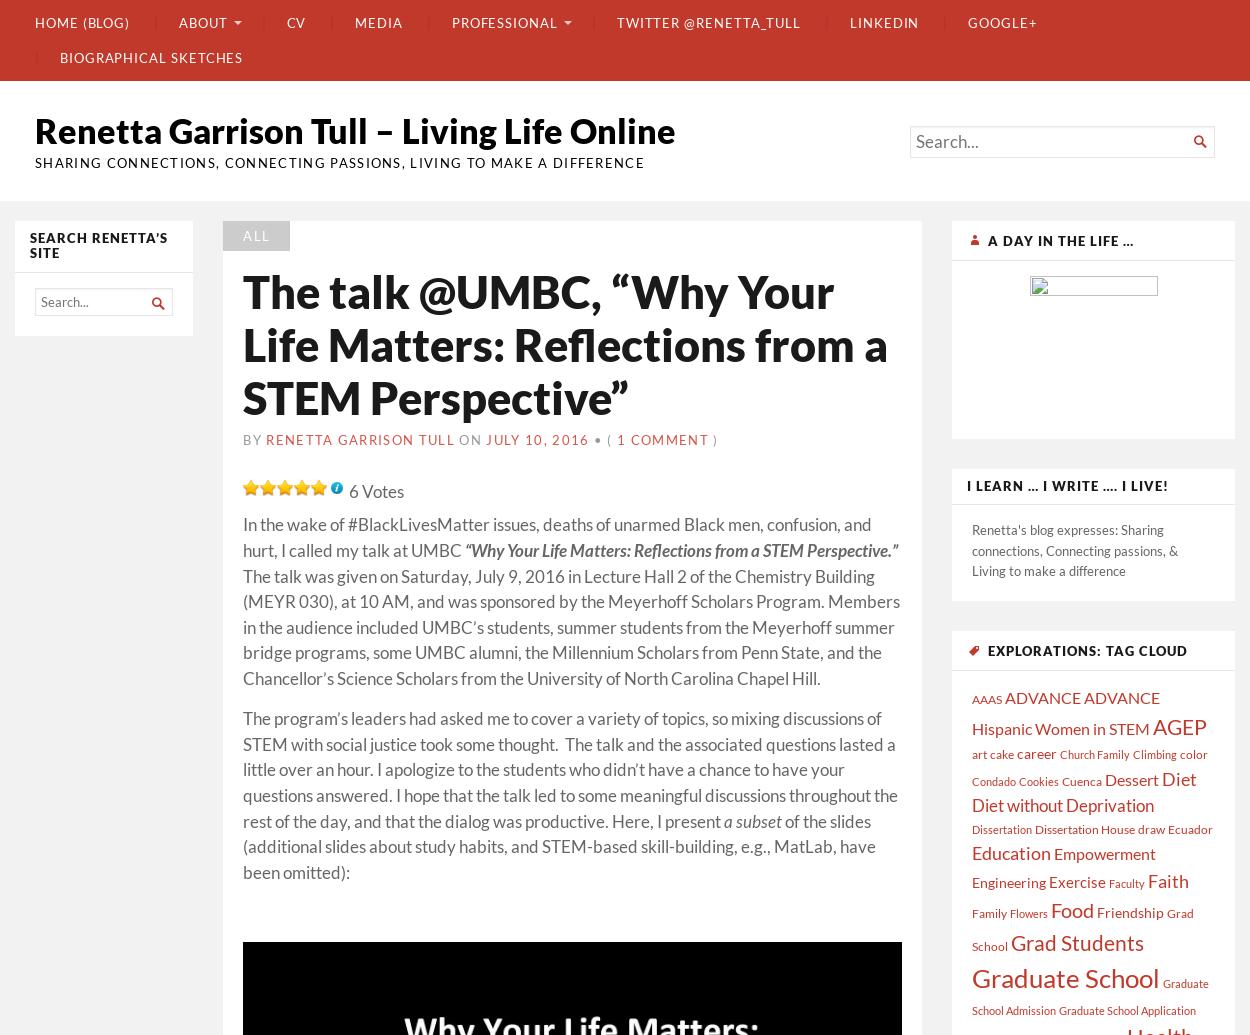 Image resolution: width=1250 pixels, height=1035 pixels. Describe the element at coordinates (965, 485) in the screenshot. I see `'I learn … I write …. I live!'` at that location.